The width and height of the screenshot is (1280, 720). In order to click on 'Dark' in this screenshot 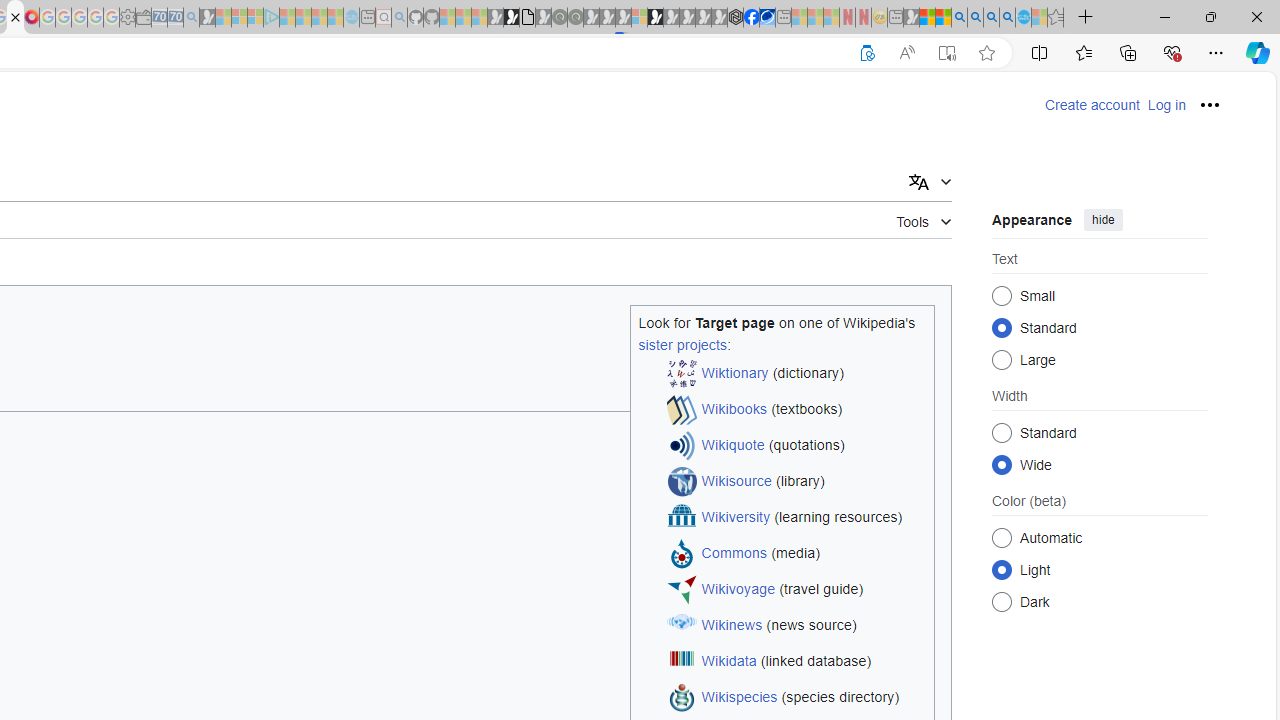, I will do `click(1002, 600)`.